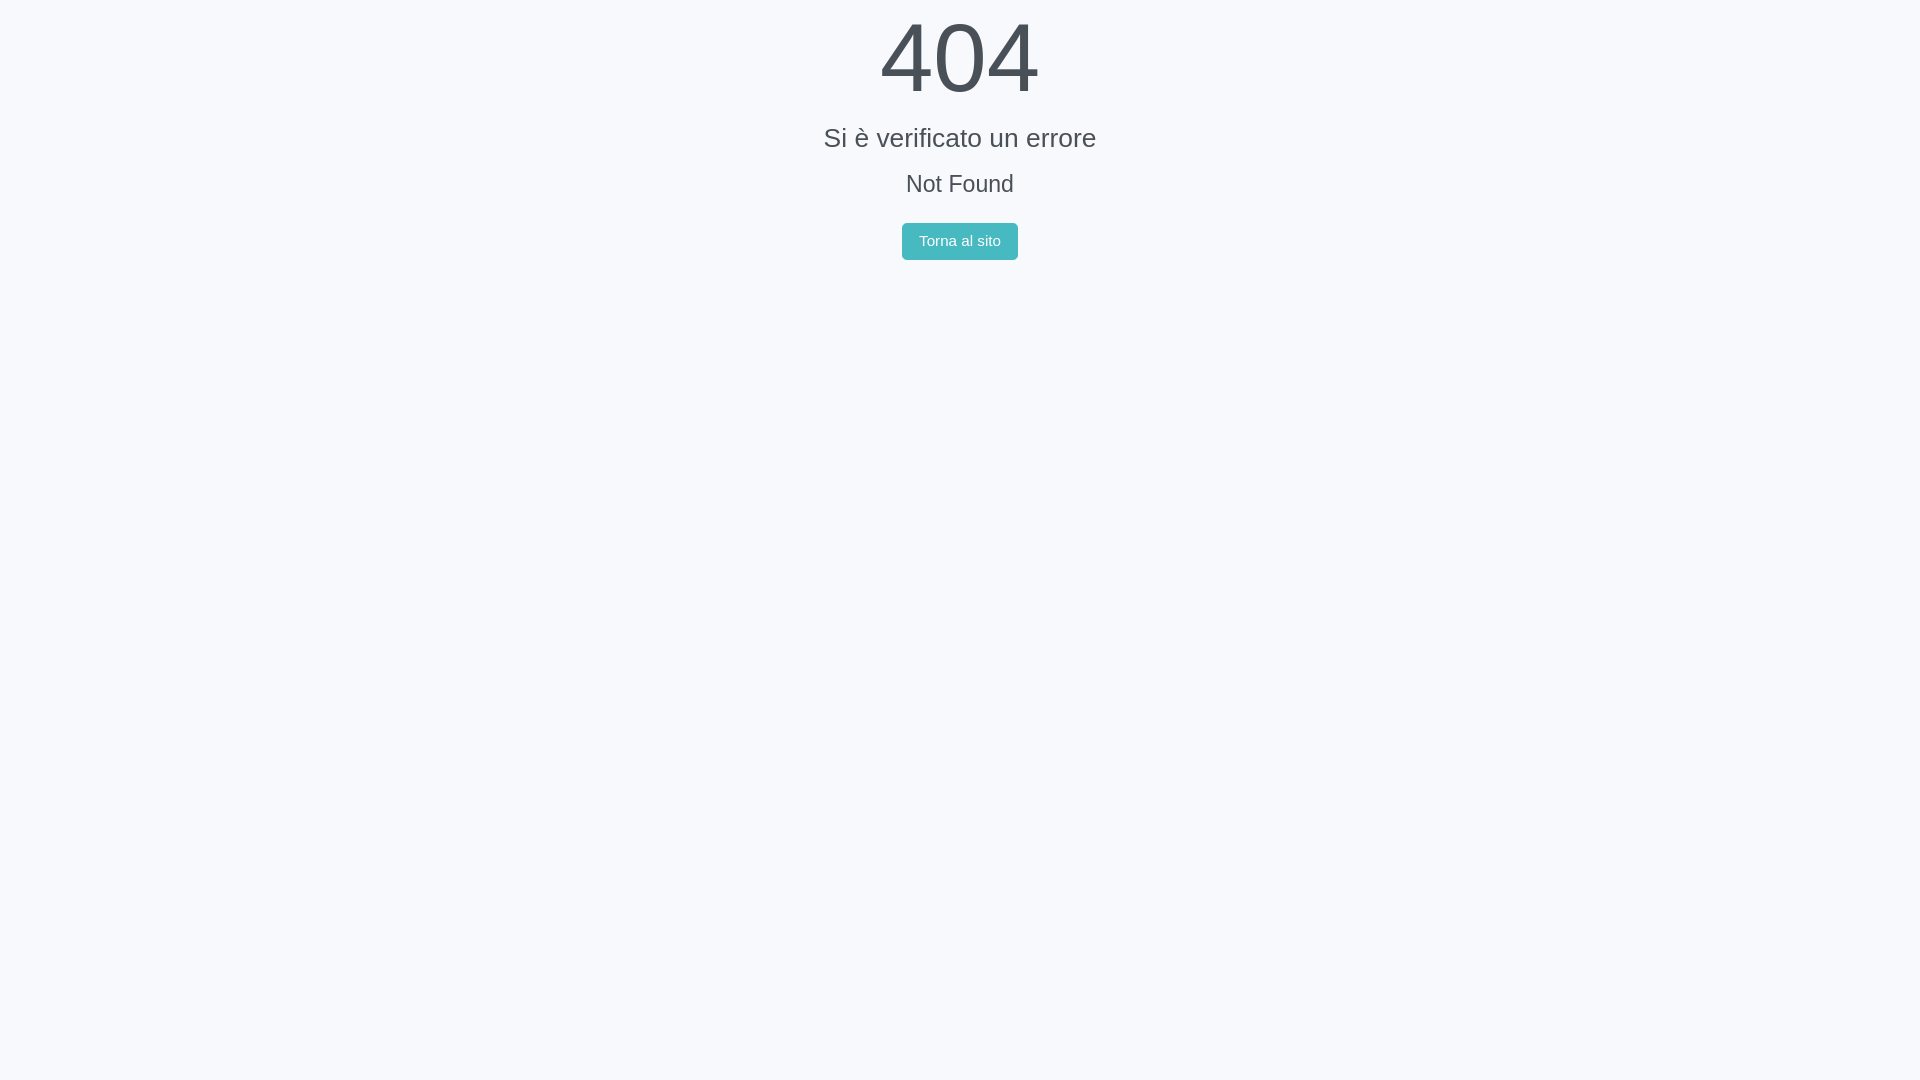 This screenshot has width=1920, height=1080. I want to click on 'Torna al sito', so click(960, 241).